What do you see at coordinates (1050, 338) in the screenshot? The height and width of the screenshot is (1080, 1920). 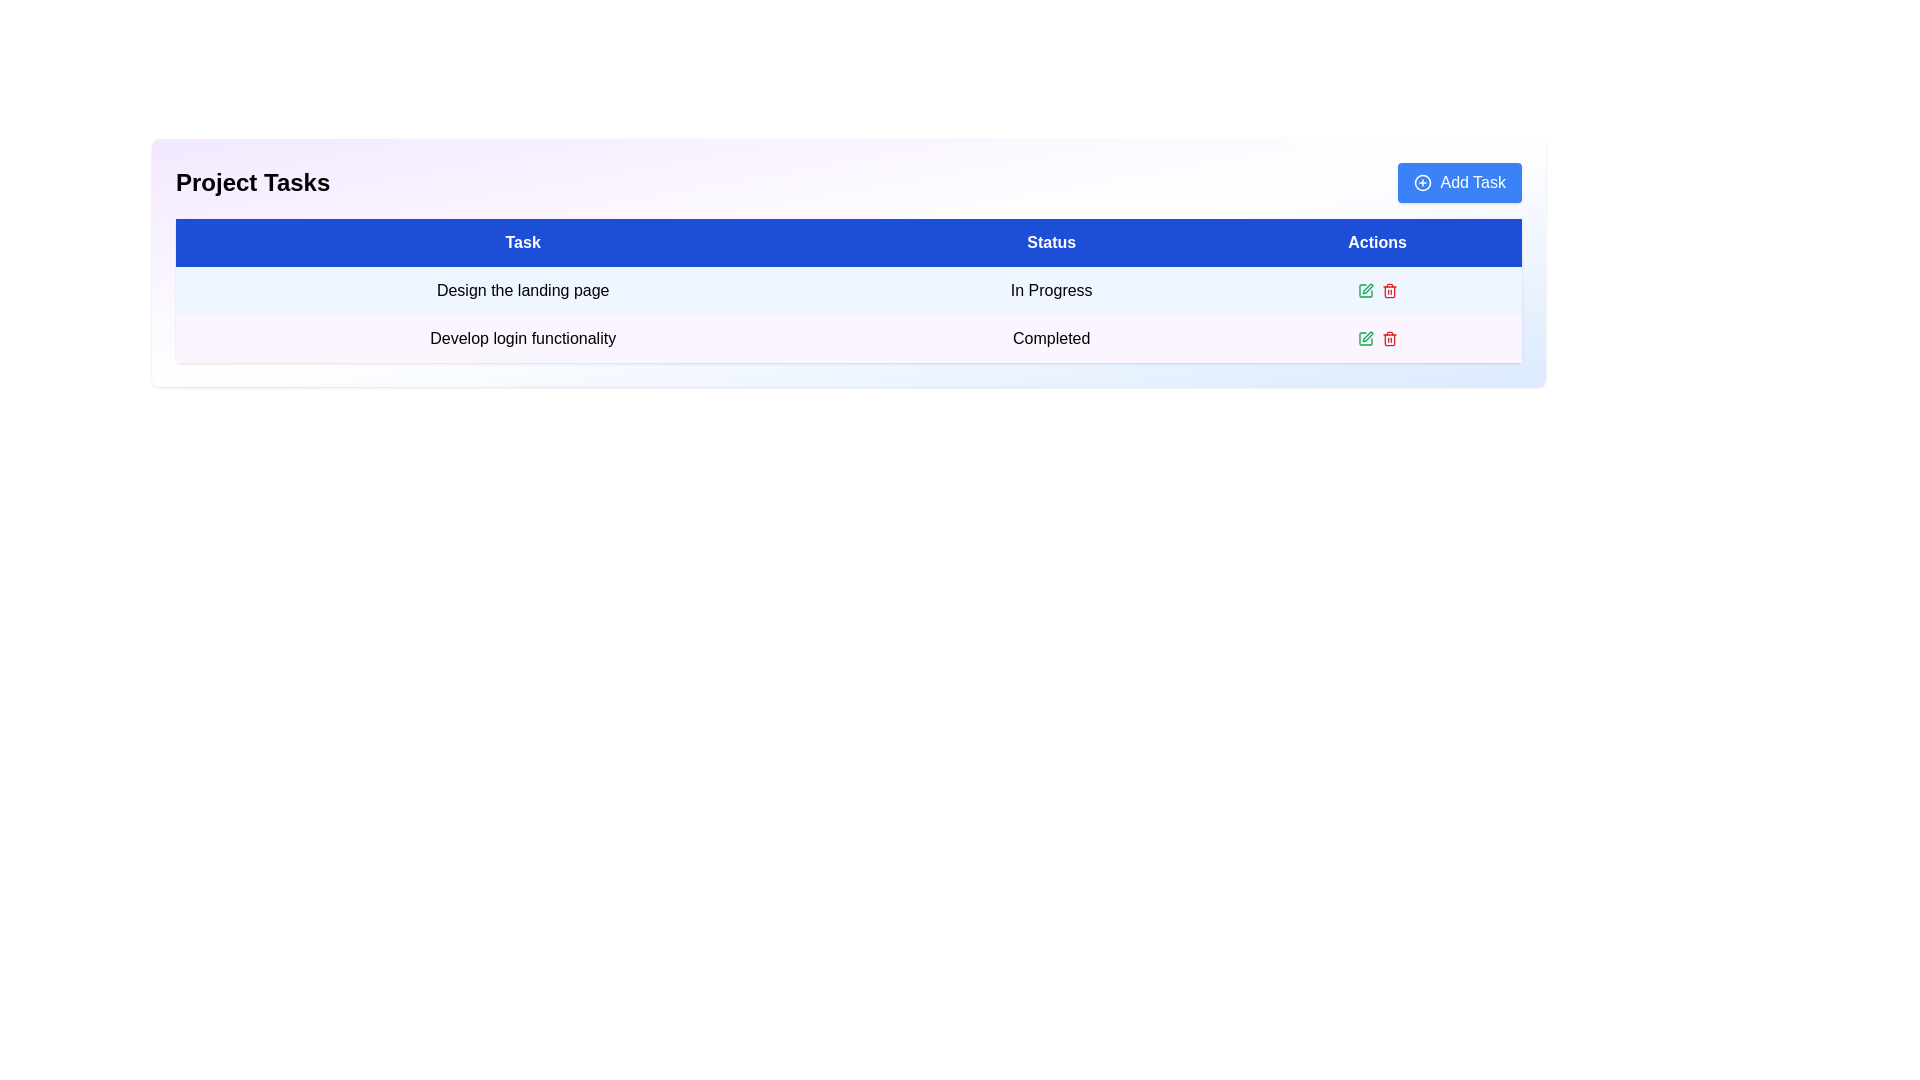 I see `the Text label indicating the status of the task located in the second row of the table under the 'Status' column, to the right of 'Develop login functionality' and left of 'Edit' and 'Delete' icons` at bounding box center [1050, 338].